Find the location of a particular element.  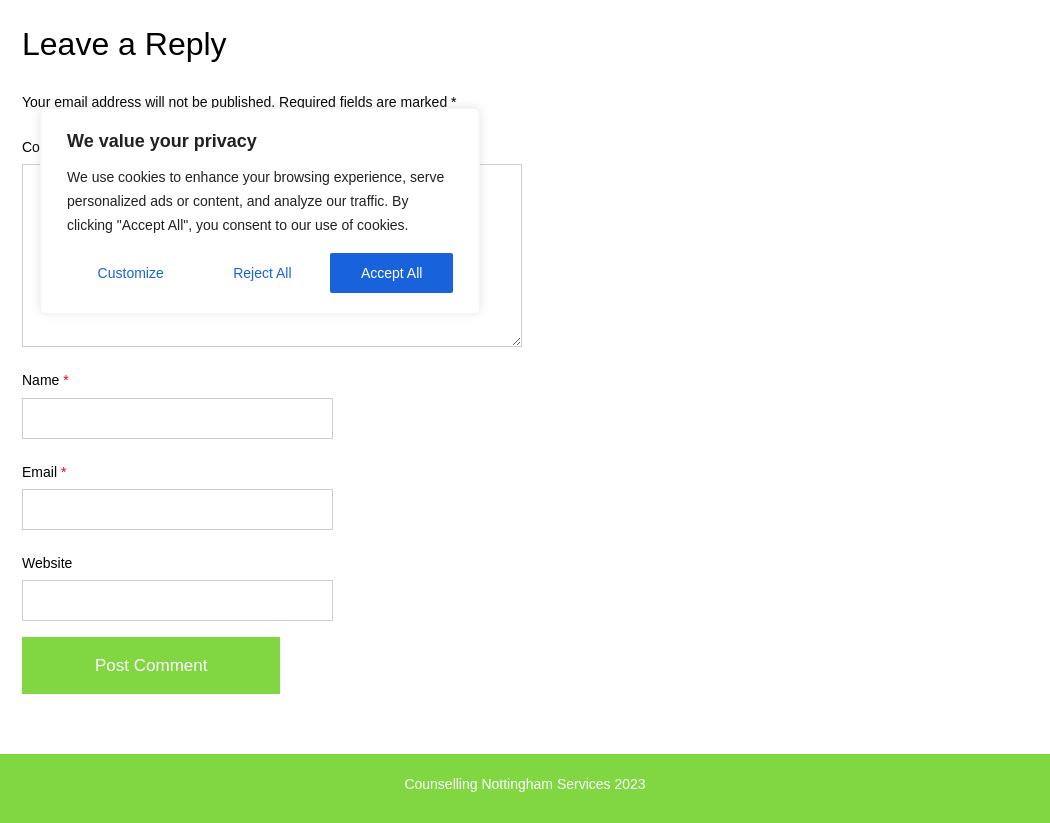

'Counselling Nottingham Services 2023' is located at coordinates (523, 782).